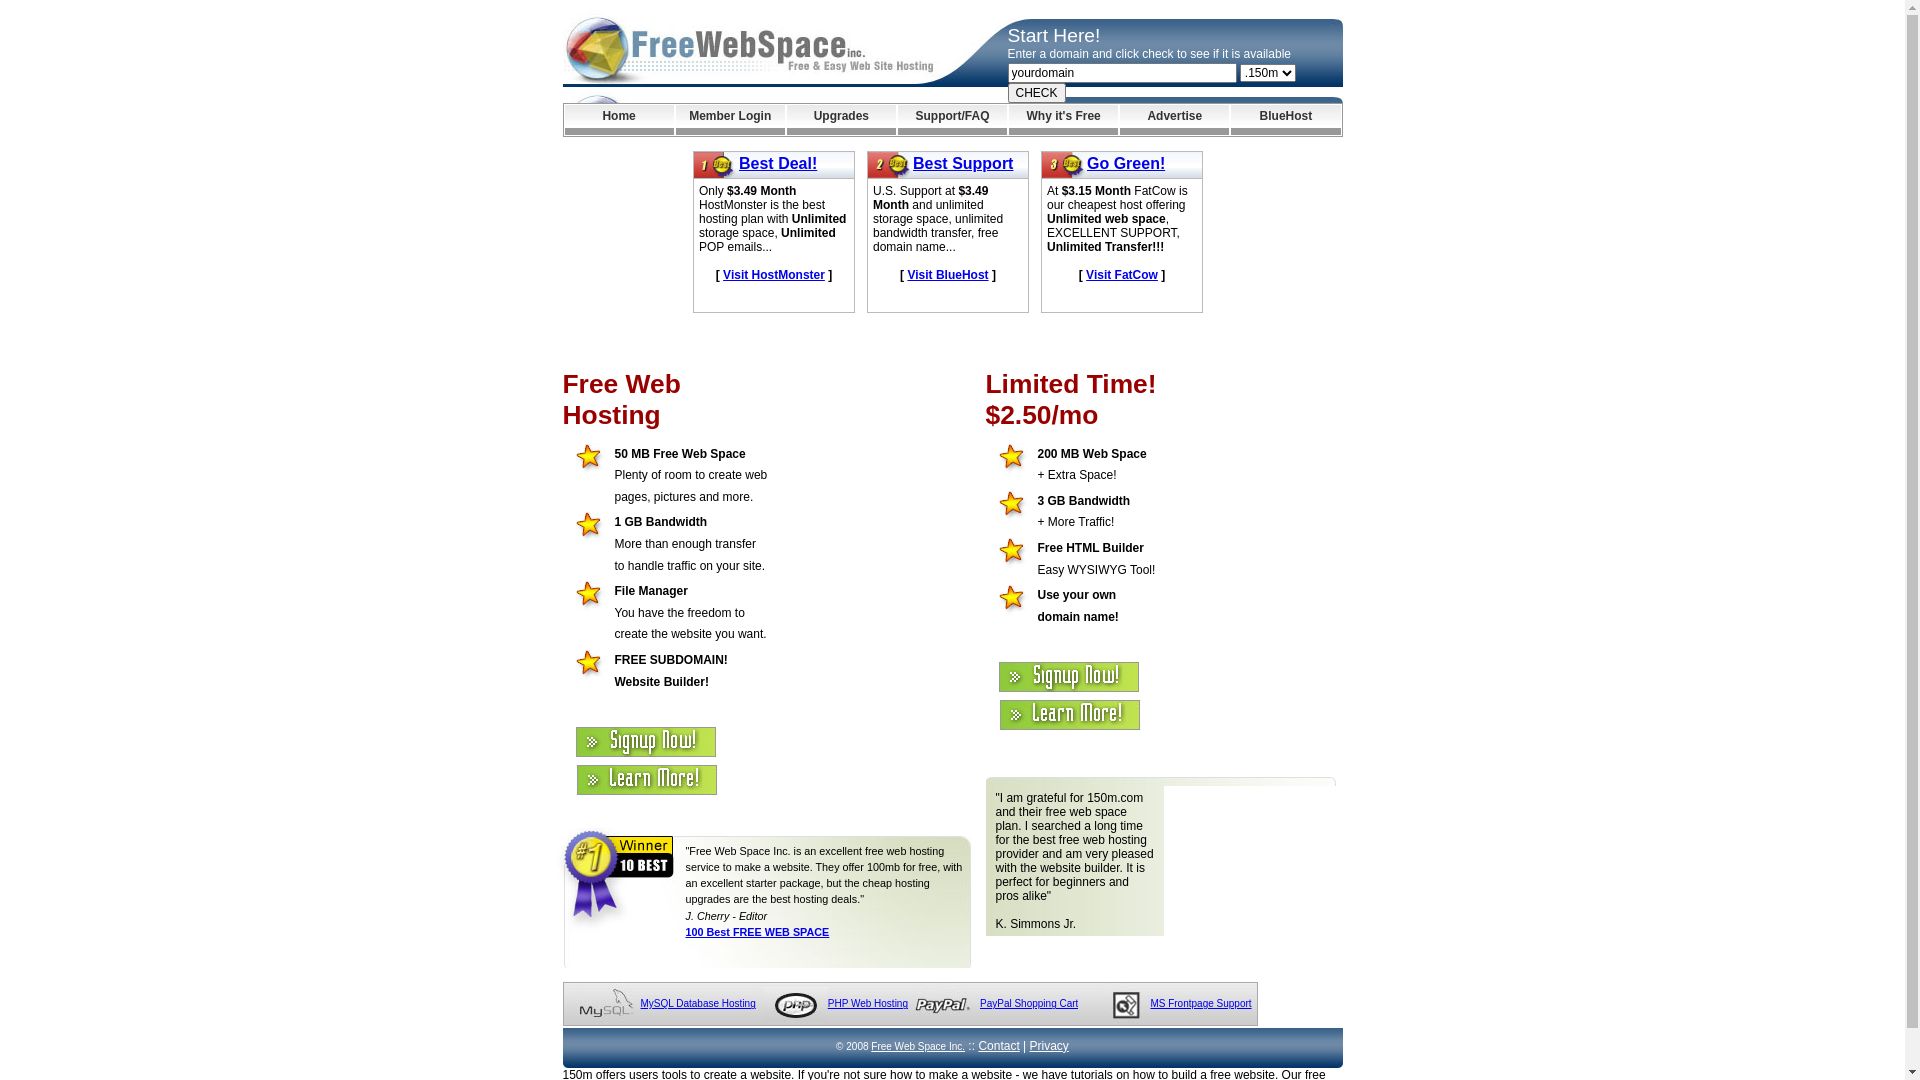 Image resolution: width=1920 pixels, height=1080 pixels. Describe the element at coordinates (1008, 119) in the screenshot. I see `'Why it's Free'` at that location.